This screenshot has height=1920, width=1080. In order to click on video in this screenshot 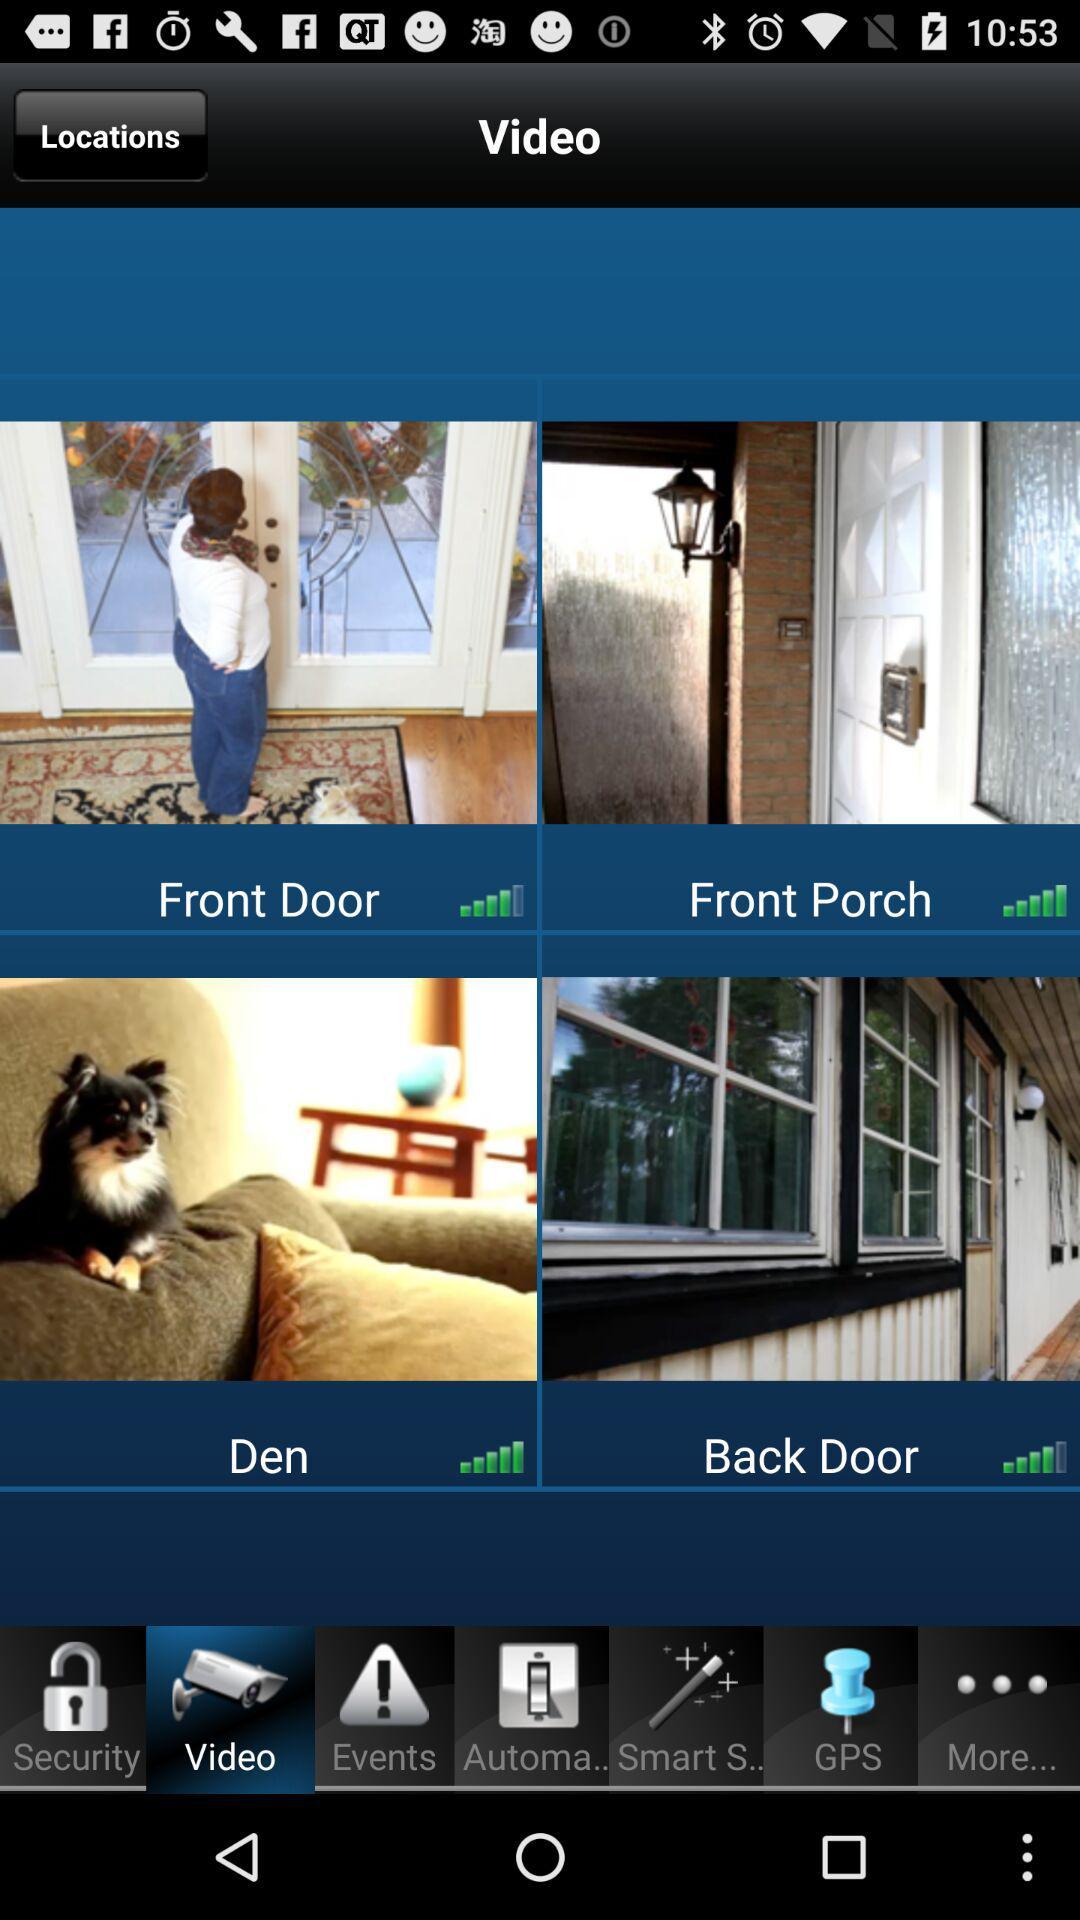, I will do `click(811, 1179)`.